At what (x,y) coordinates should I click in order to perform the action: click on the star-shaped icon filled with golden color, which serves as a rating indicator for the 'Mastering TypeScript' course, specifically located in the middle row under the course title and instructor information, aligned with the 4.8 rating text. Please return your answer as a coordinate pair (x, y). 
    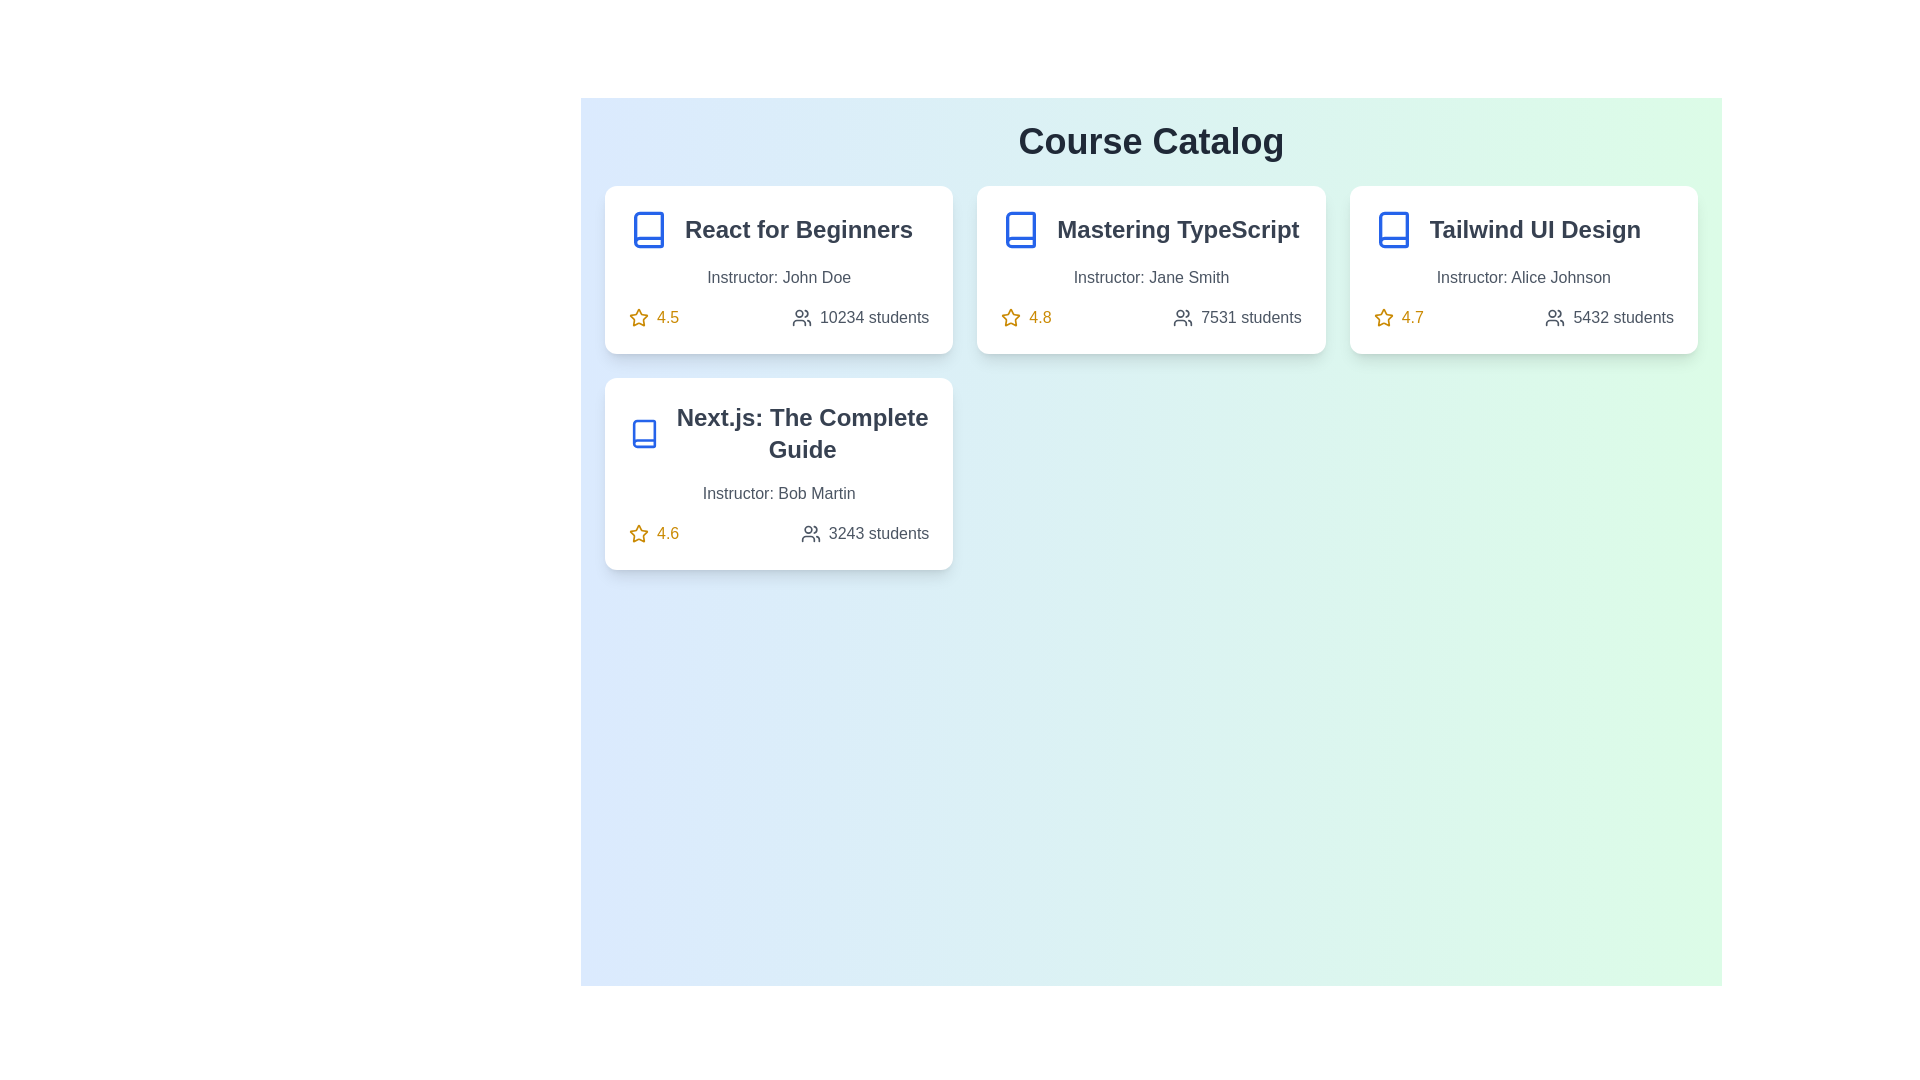
    Looking at the image, I should click on (1011, 316).